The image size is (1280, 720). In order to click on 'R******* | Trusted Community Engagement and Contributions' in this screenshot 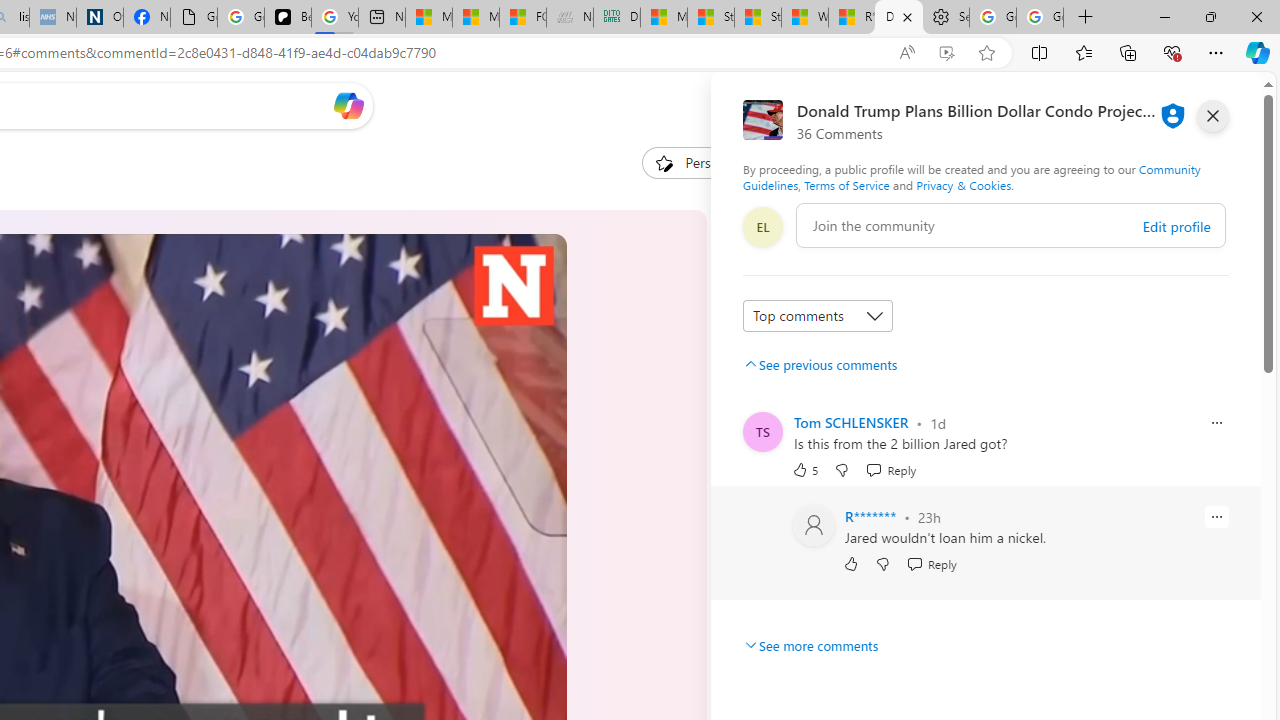, I will do `click(852, 17)`.